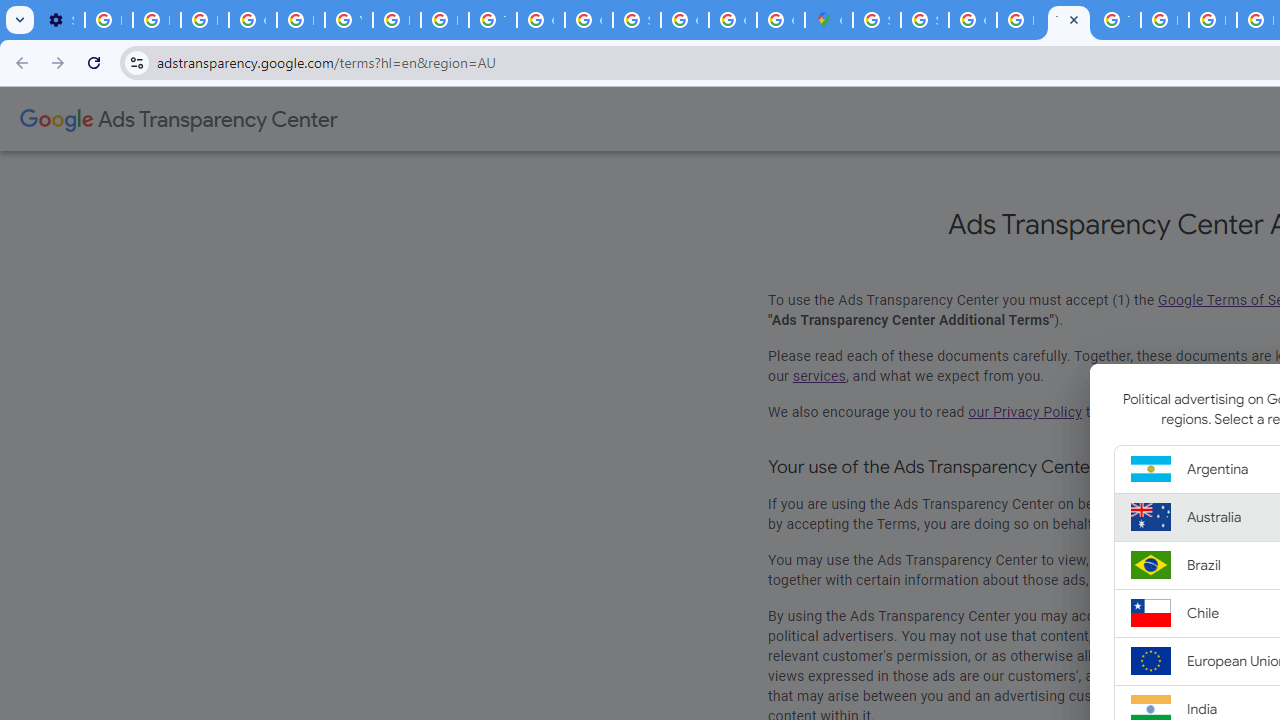 The height and width of the screenshot is (720, 1280). I want to click on 'our Privacy Policy', so click(1025, 411).